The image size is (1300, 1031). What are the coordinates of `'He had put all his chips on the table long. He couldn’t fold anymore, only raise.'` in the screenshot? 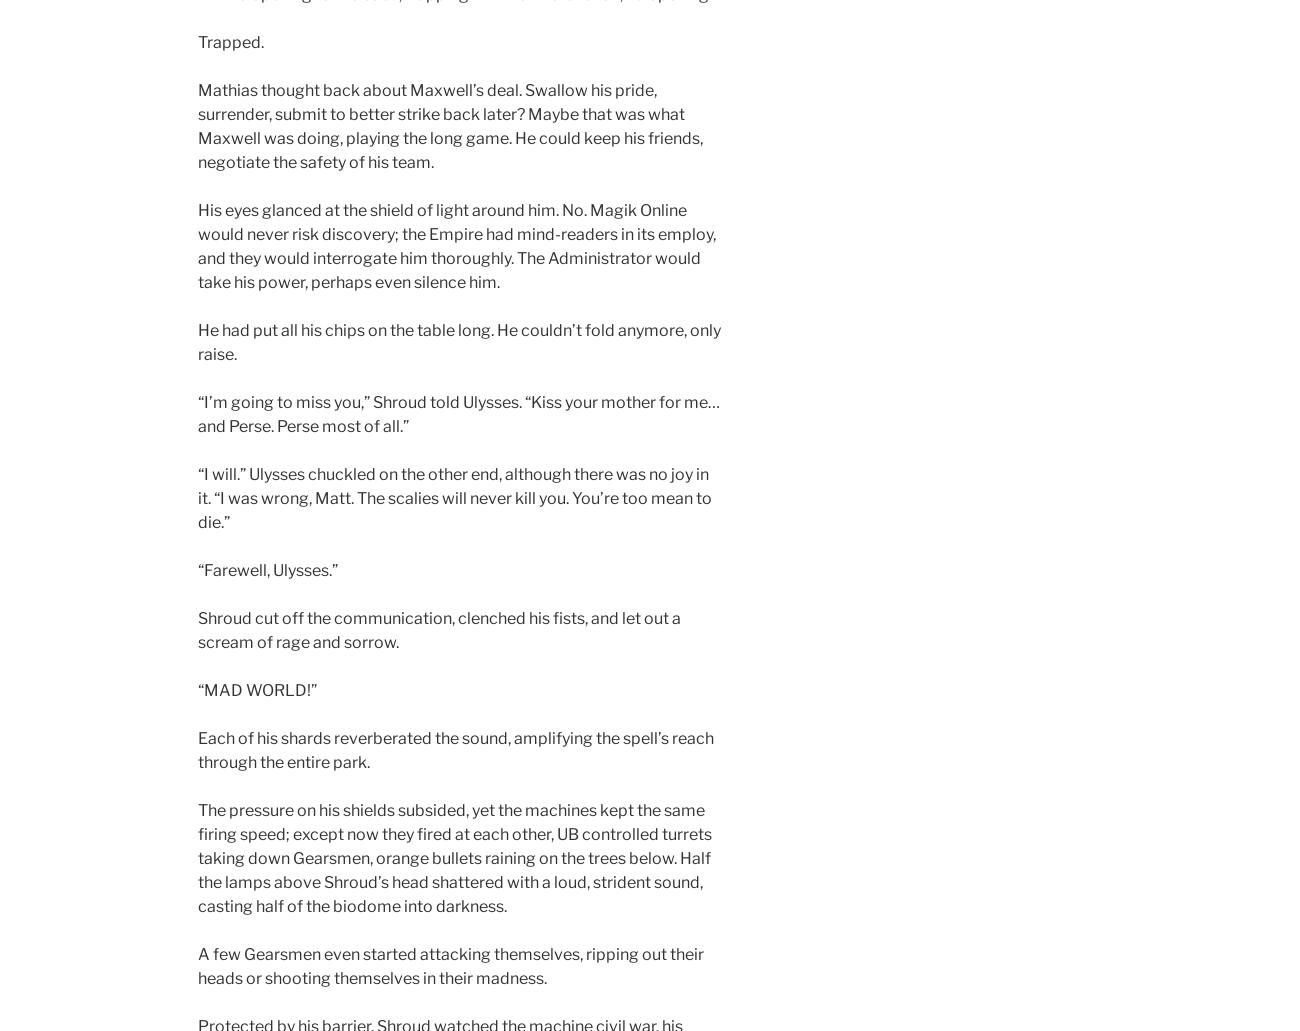 It's located at (458, 341).